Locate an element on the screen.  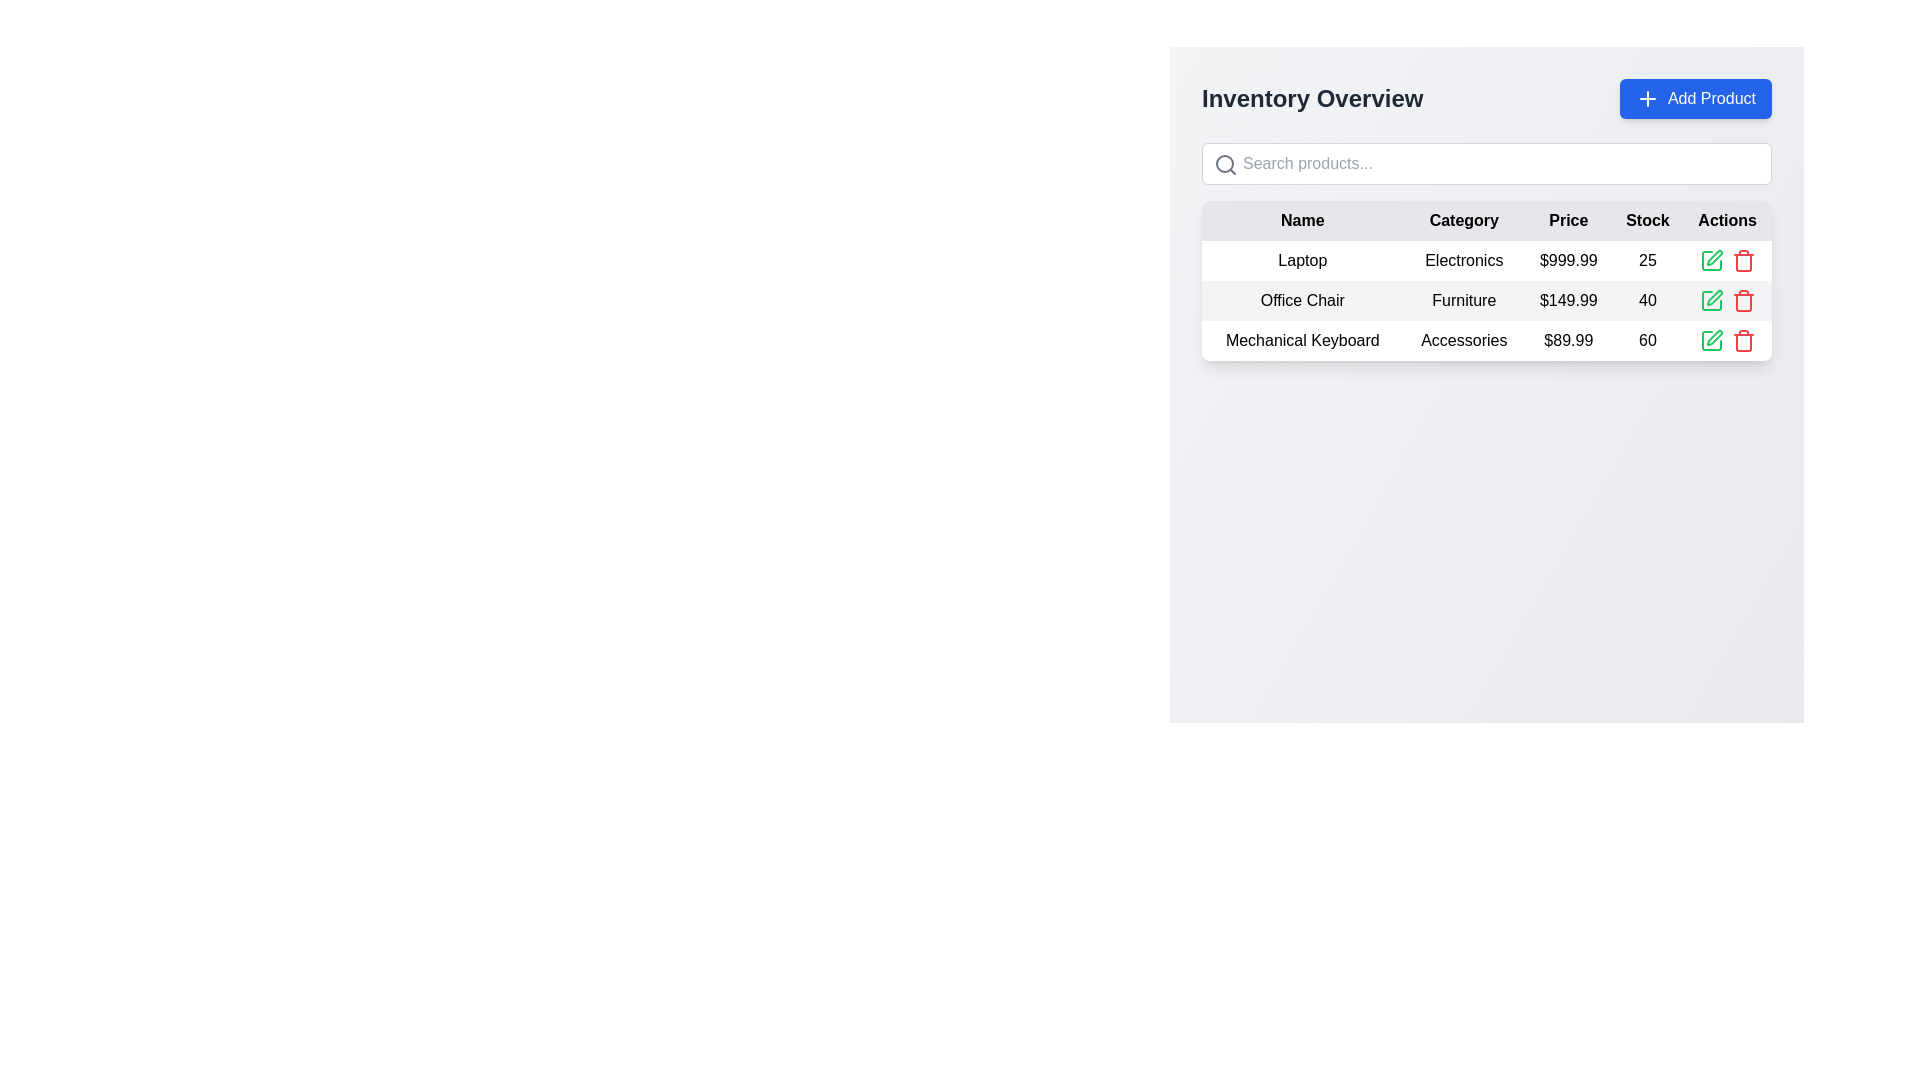
the 'Stock' header label, which indicates the type of data displayed in the corresponding column below it in the table is located at coordinates (1647, 220).